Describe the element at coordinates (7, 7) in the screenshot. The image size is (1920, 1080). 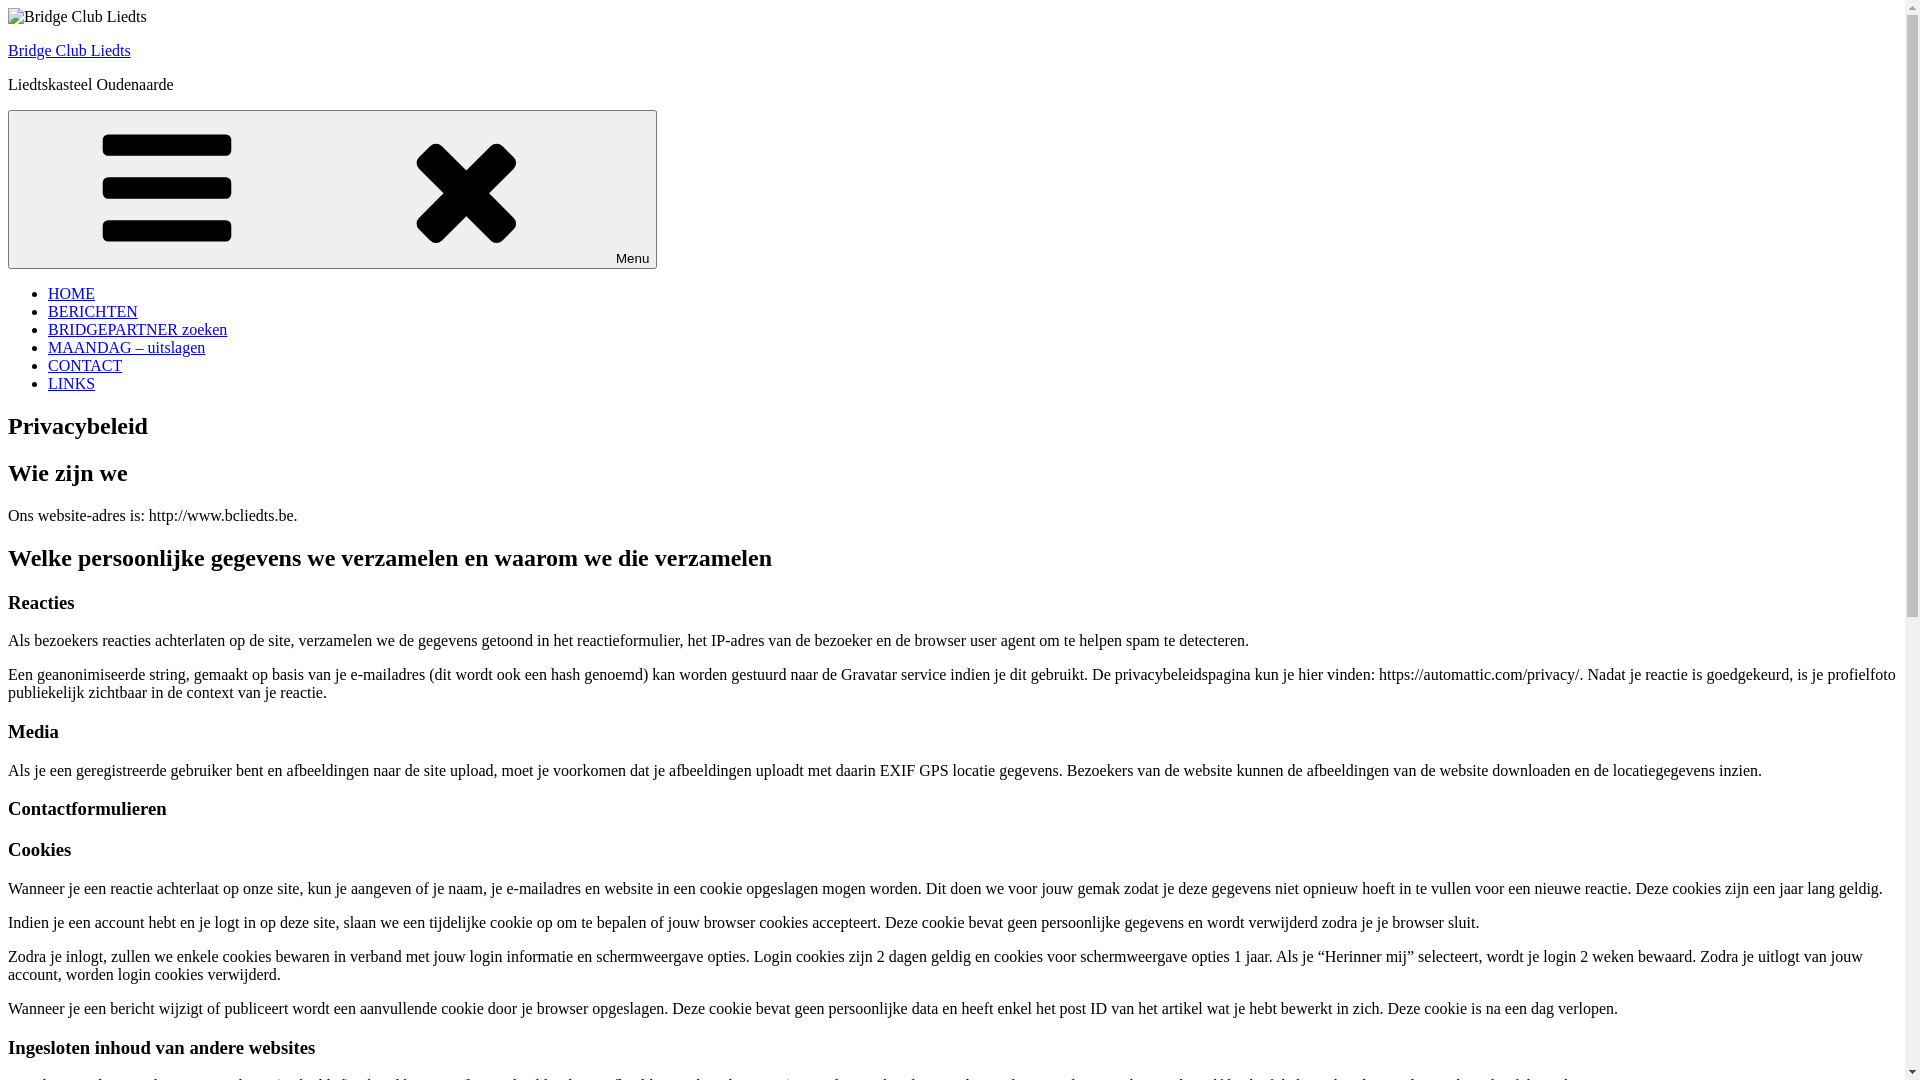
I see `'Naar de inhoud springen'` at that location.